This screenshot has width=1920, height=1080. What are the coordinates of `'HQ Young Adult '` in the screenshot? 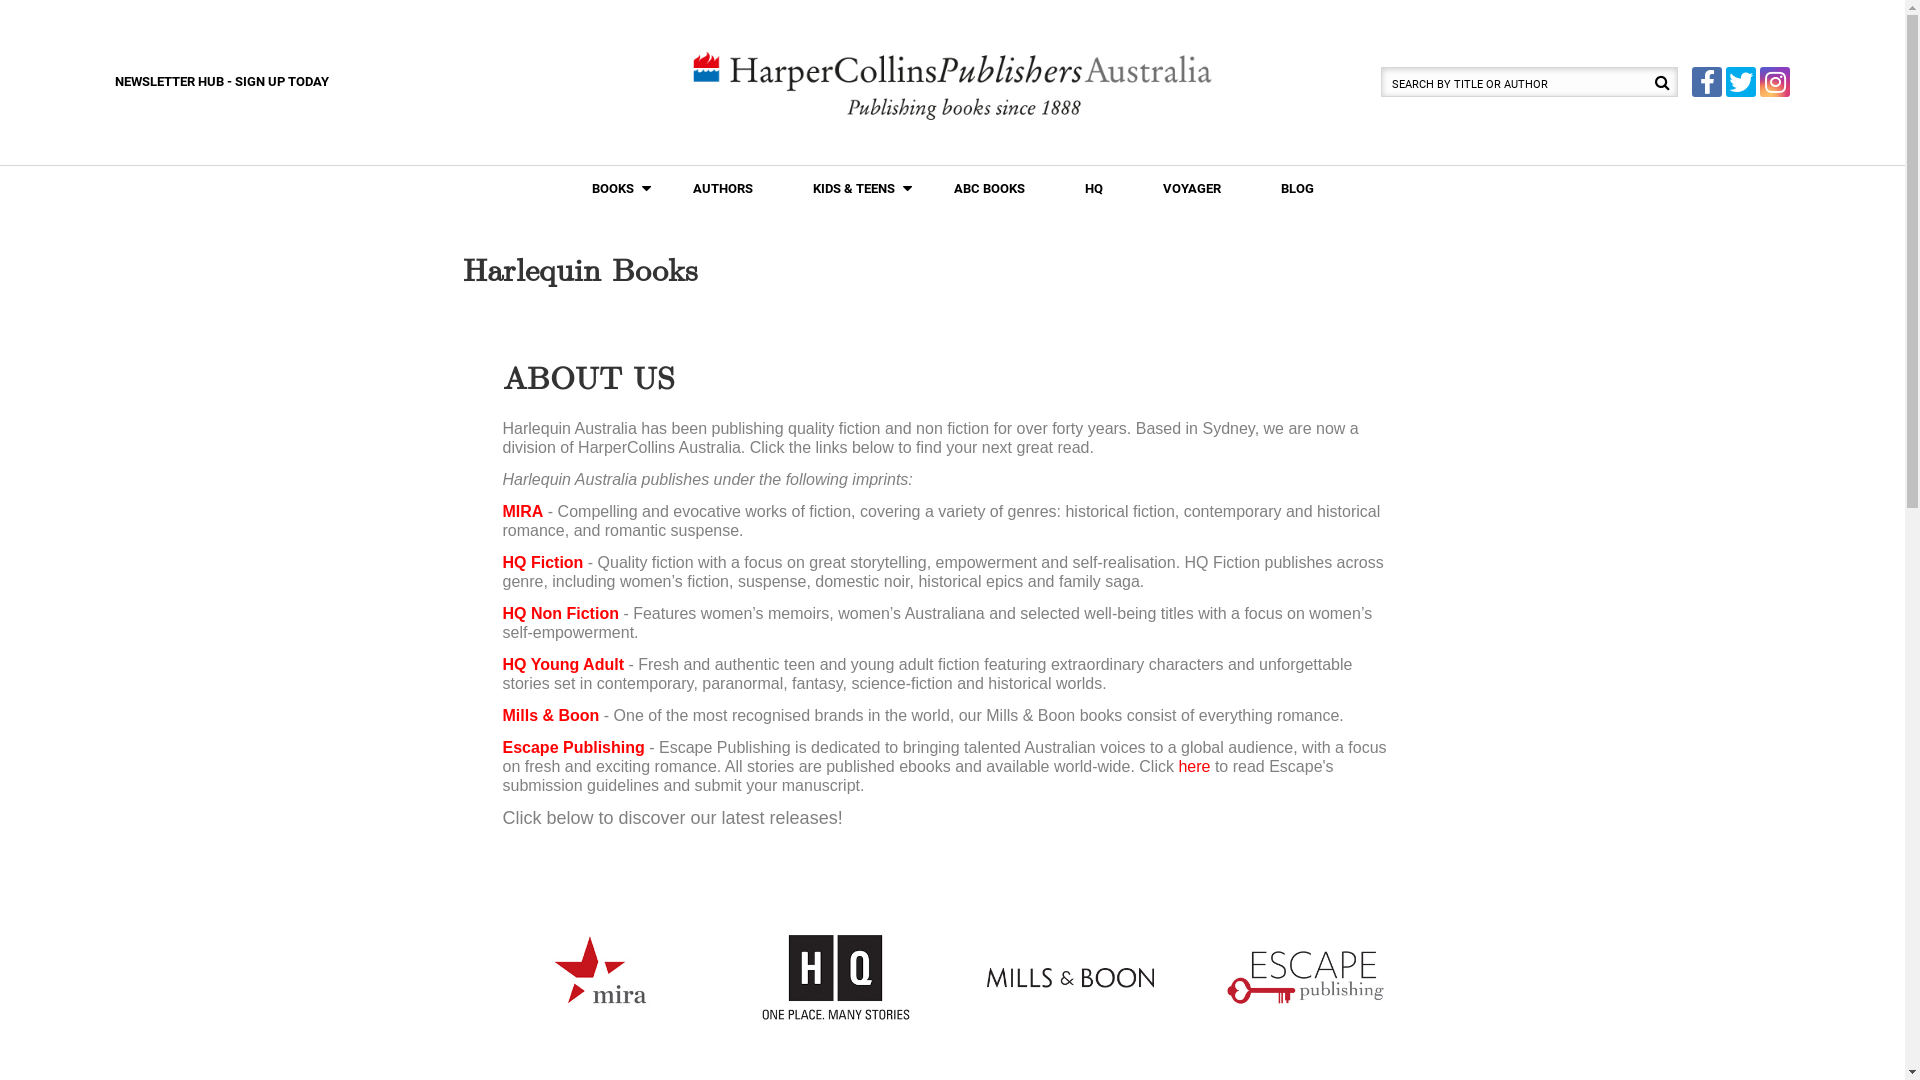 It's located at (564, 664).